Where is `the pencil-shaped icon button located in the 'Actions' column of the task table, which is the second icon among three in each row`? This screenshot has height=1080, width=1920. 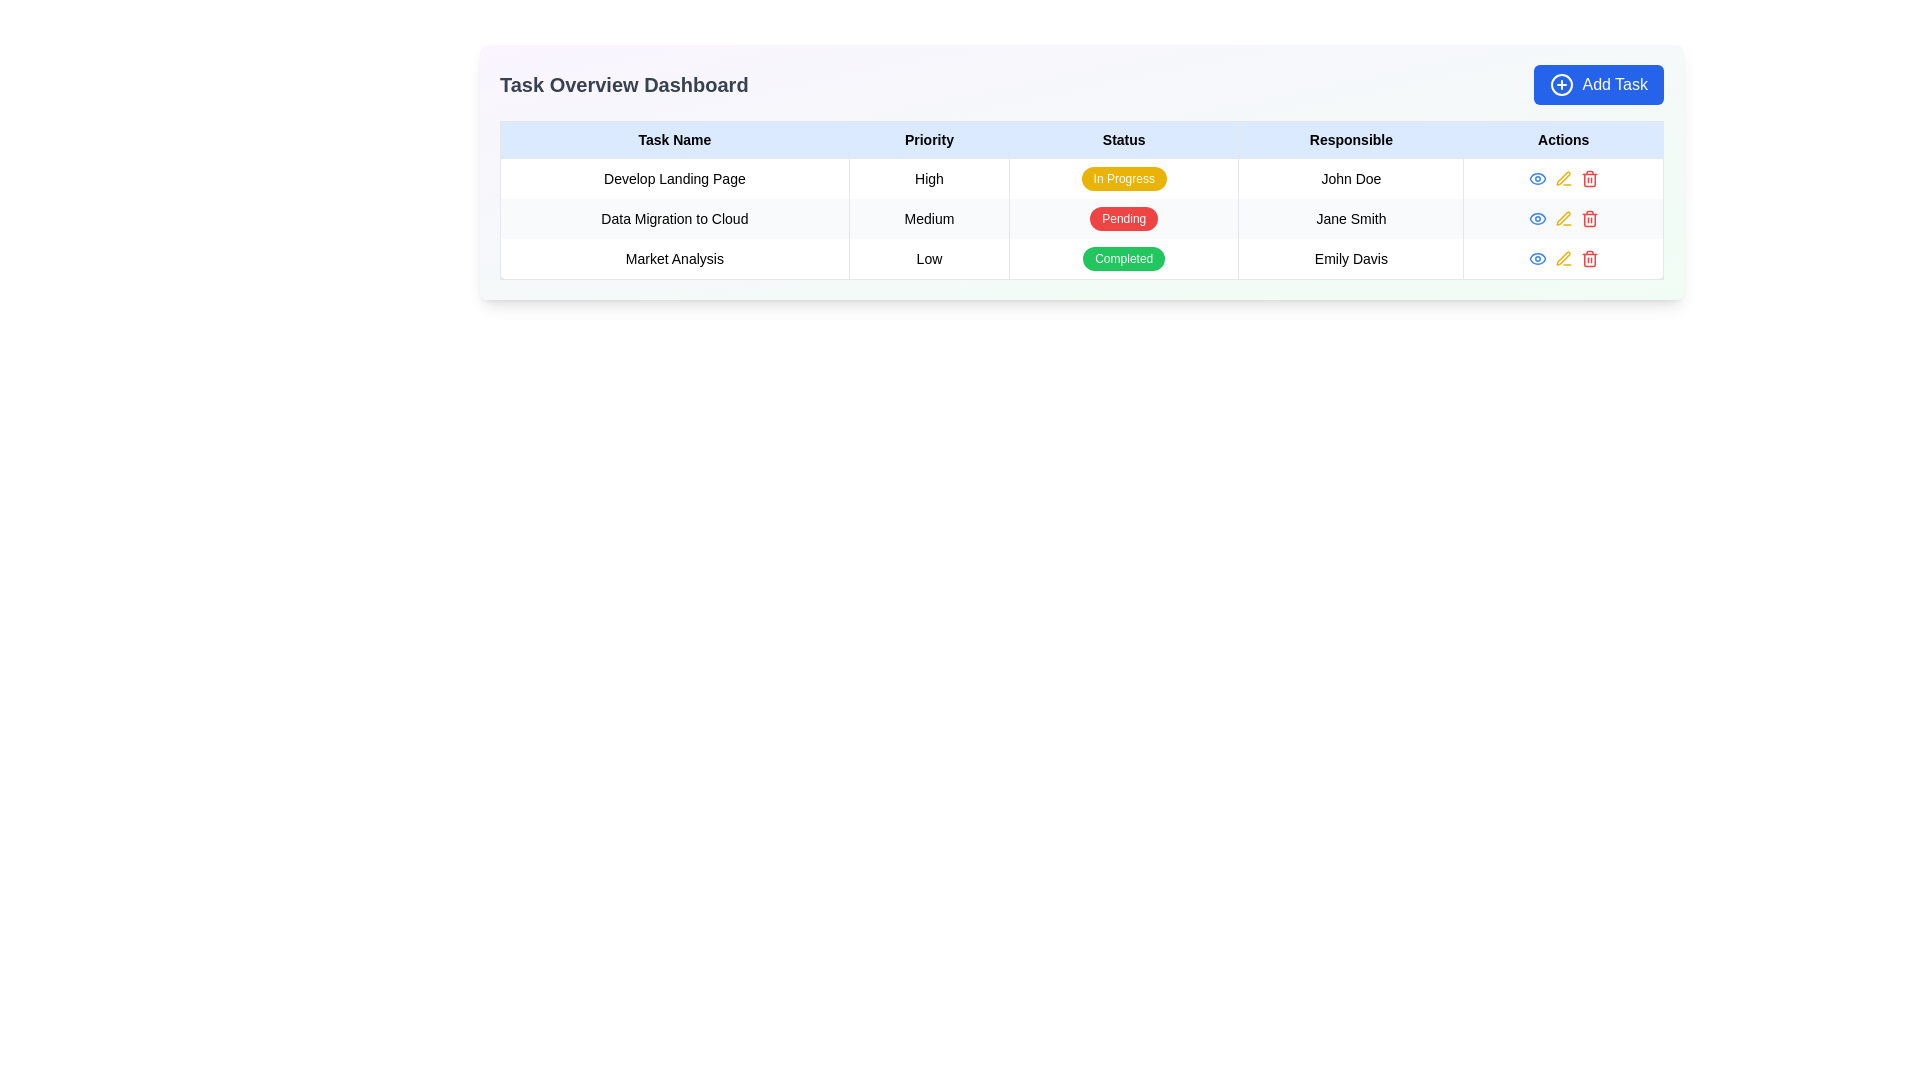 the pencil-shaped icon button located in the 'Actions' column of the task table, which is the second icon among three in each row is located at coordinates (1562, 177).